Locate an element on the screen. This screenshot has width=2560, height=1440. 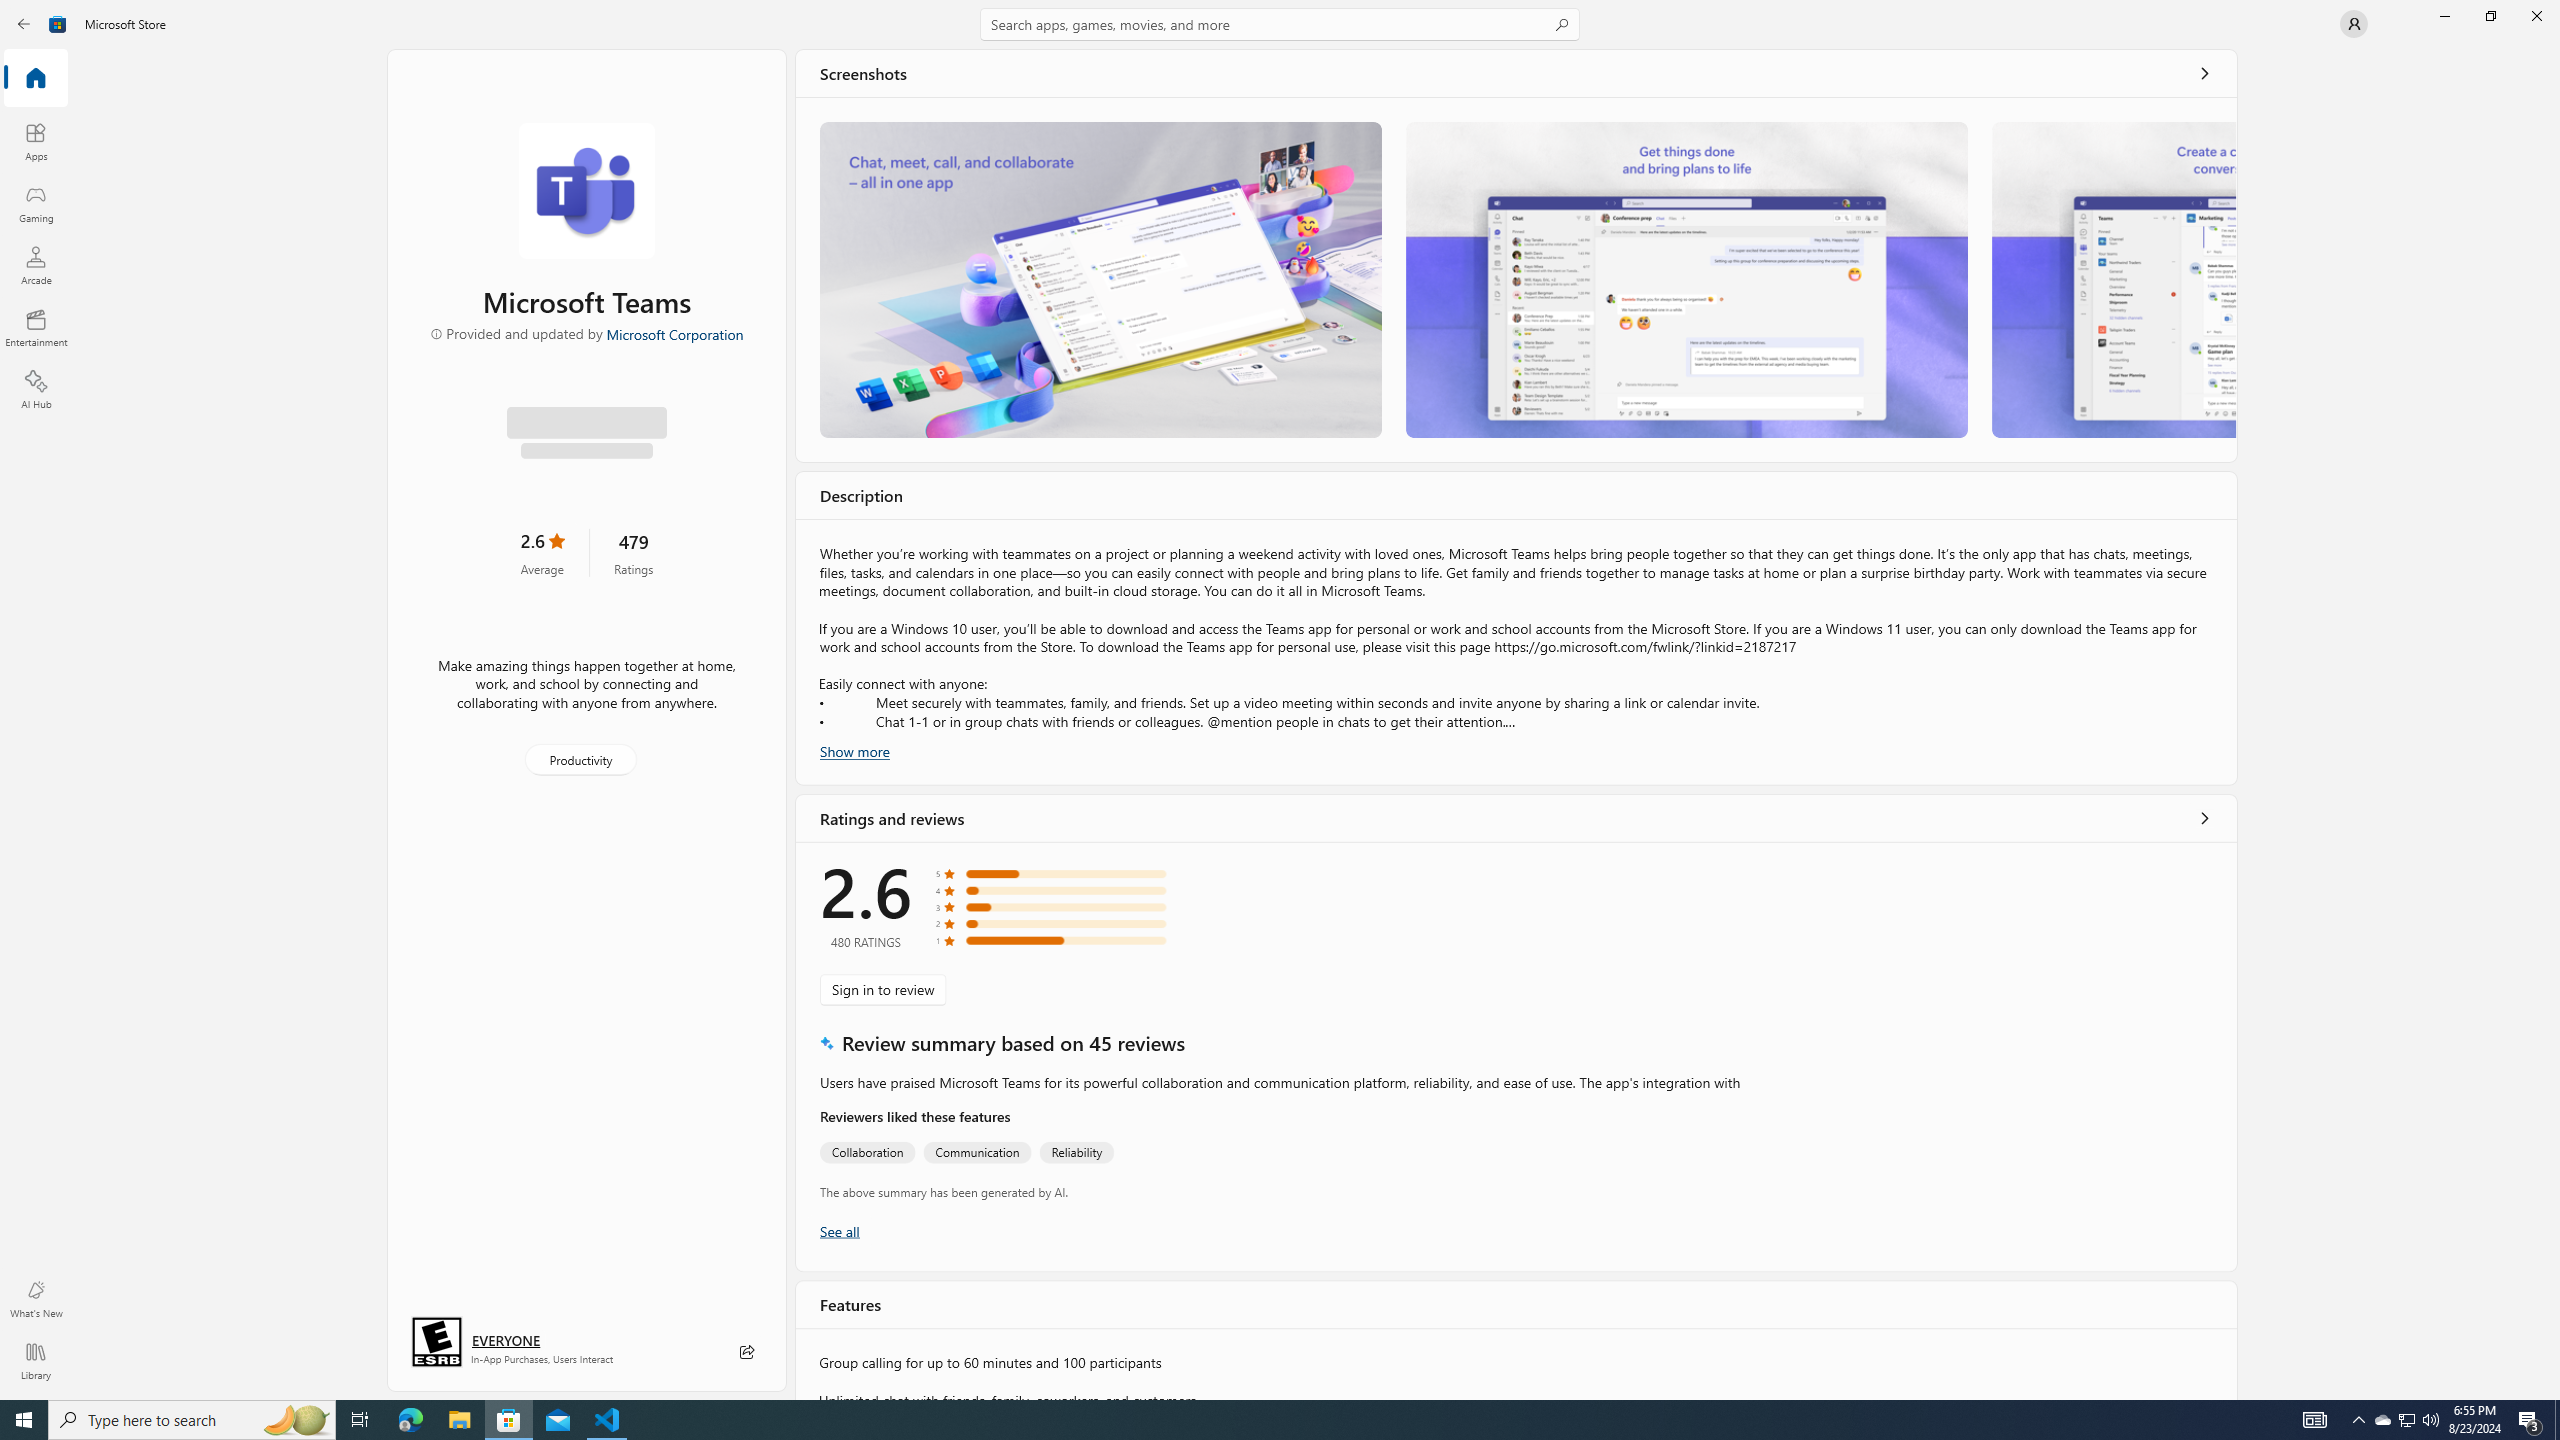
'Close Microsoft Store' is located at coordinates (2535, 15).